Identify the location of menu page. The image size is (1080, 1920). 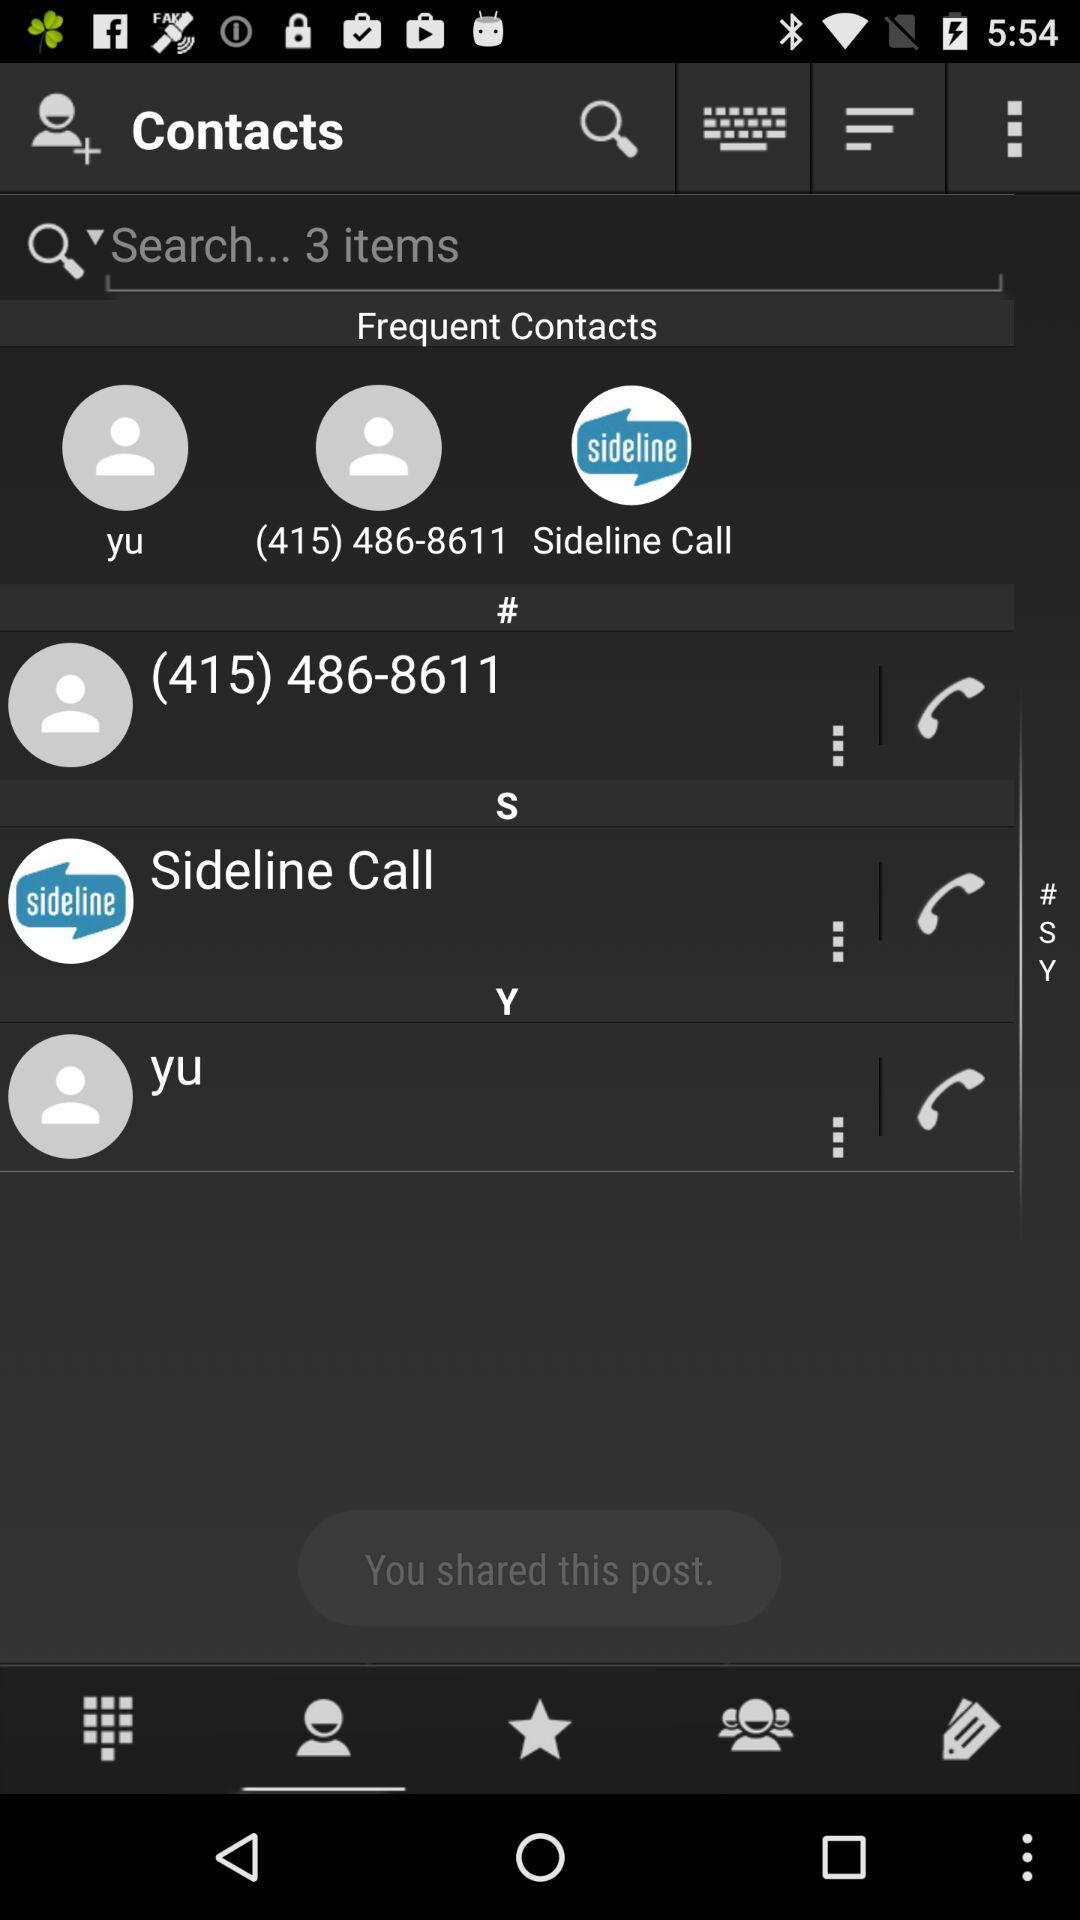
(1014, 127).